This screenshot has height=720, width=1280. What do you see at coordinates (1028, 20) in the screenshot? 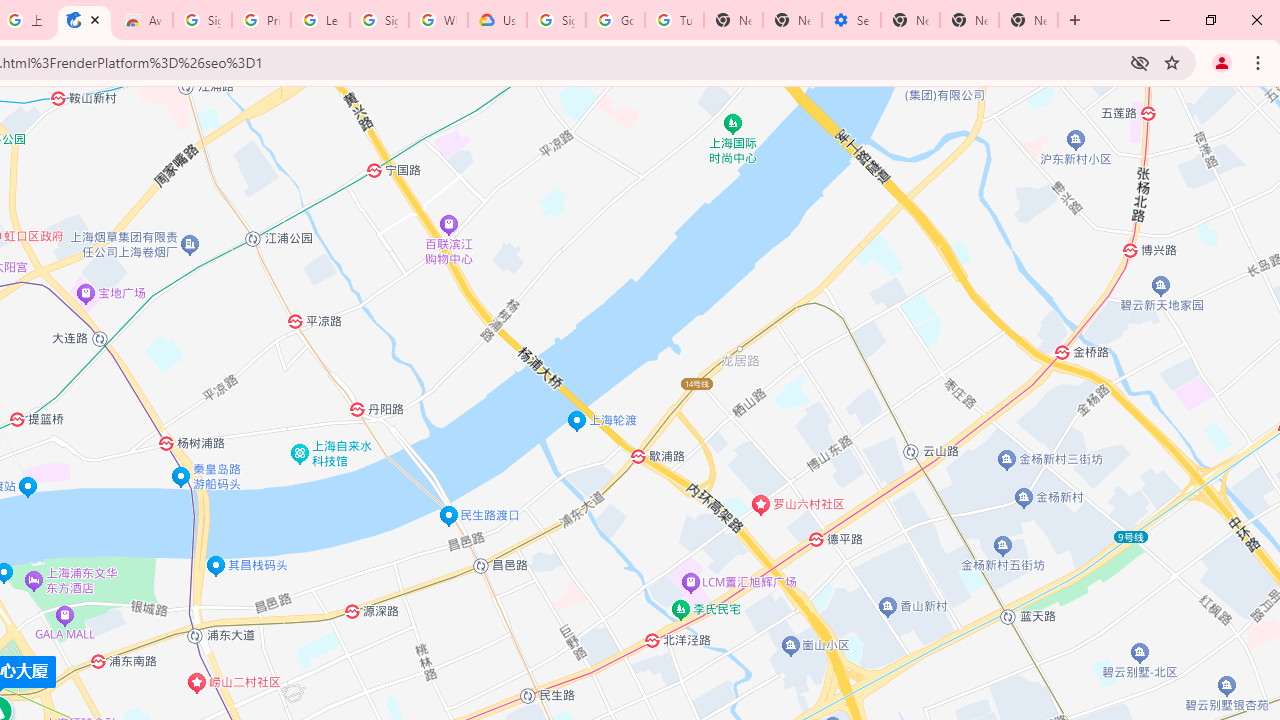
I see `'New Tab'` at bounding box center [1028, 20].